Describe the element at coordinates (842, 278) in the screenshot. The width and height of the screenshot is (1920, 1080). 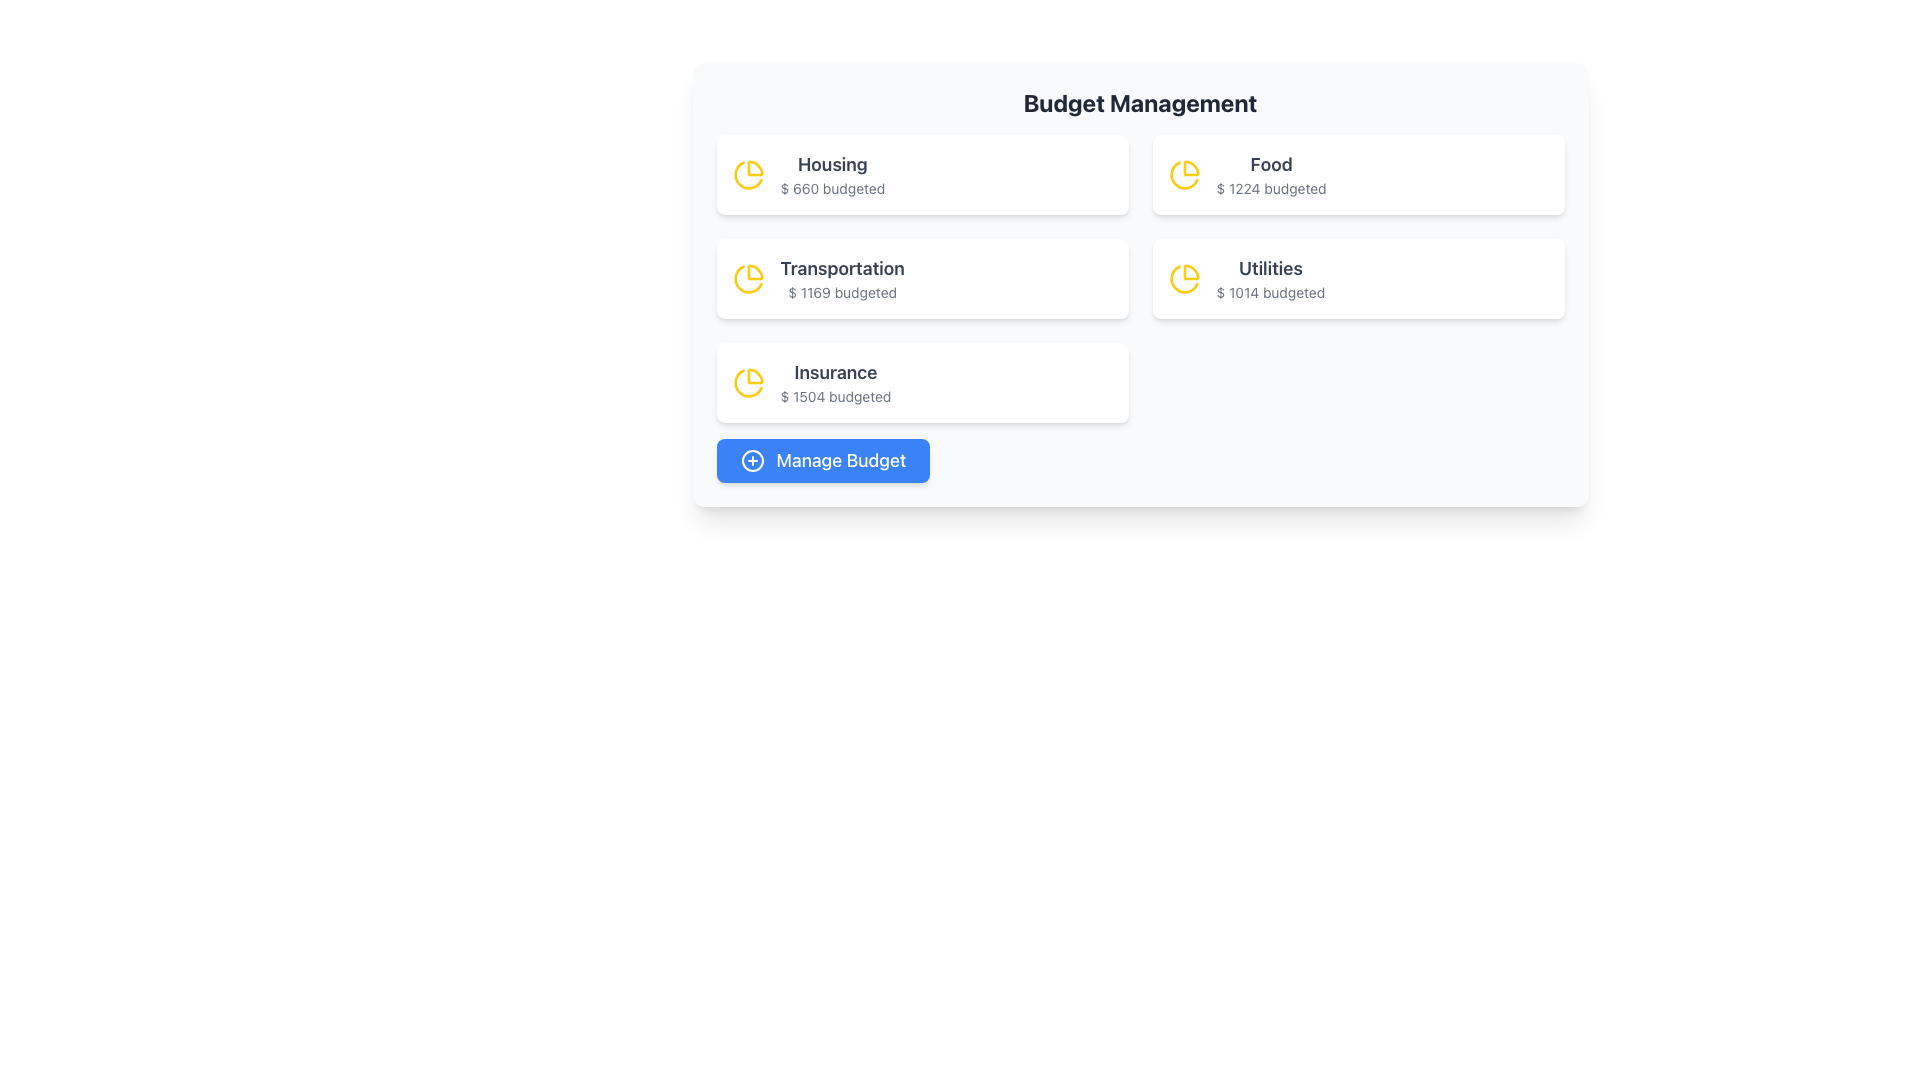
I see `the 'Transportation' text block label displaying the budgeted amount, which is located in a white rounded rectangle card under the 'Budget Management' header in the second position of the left column` at that location.